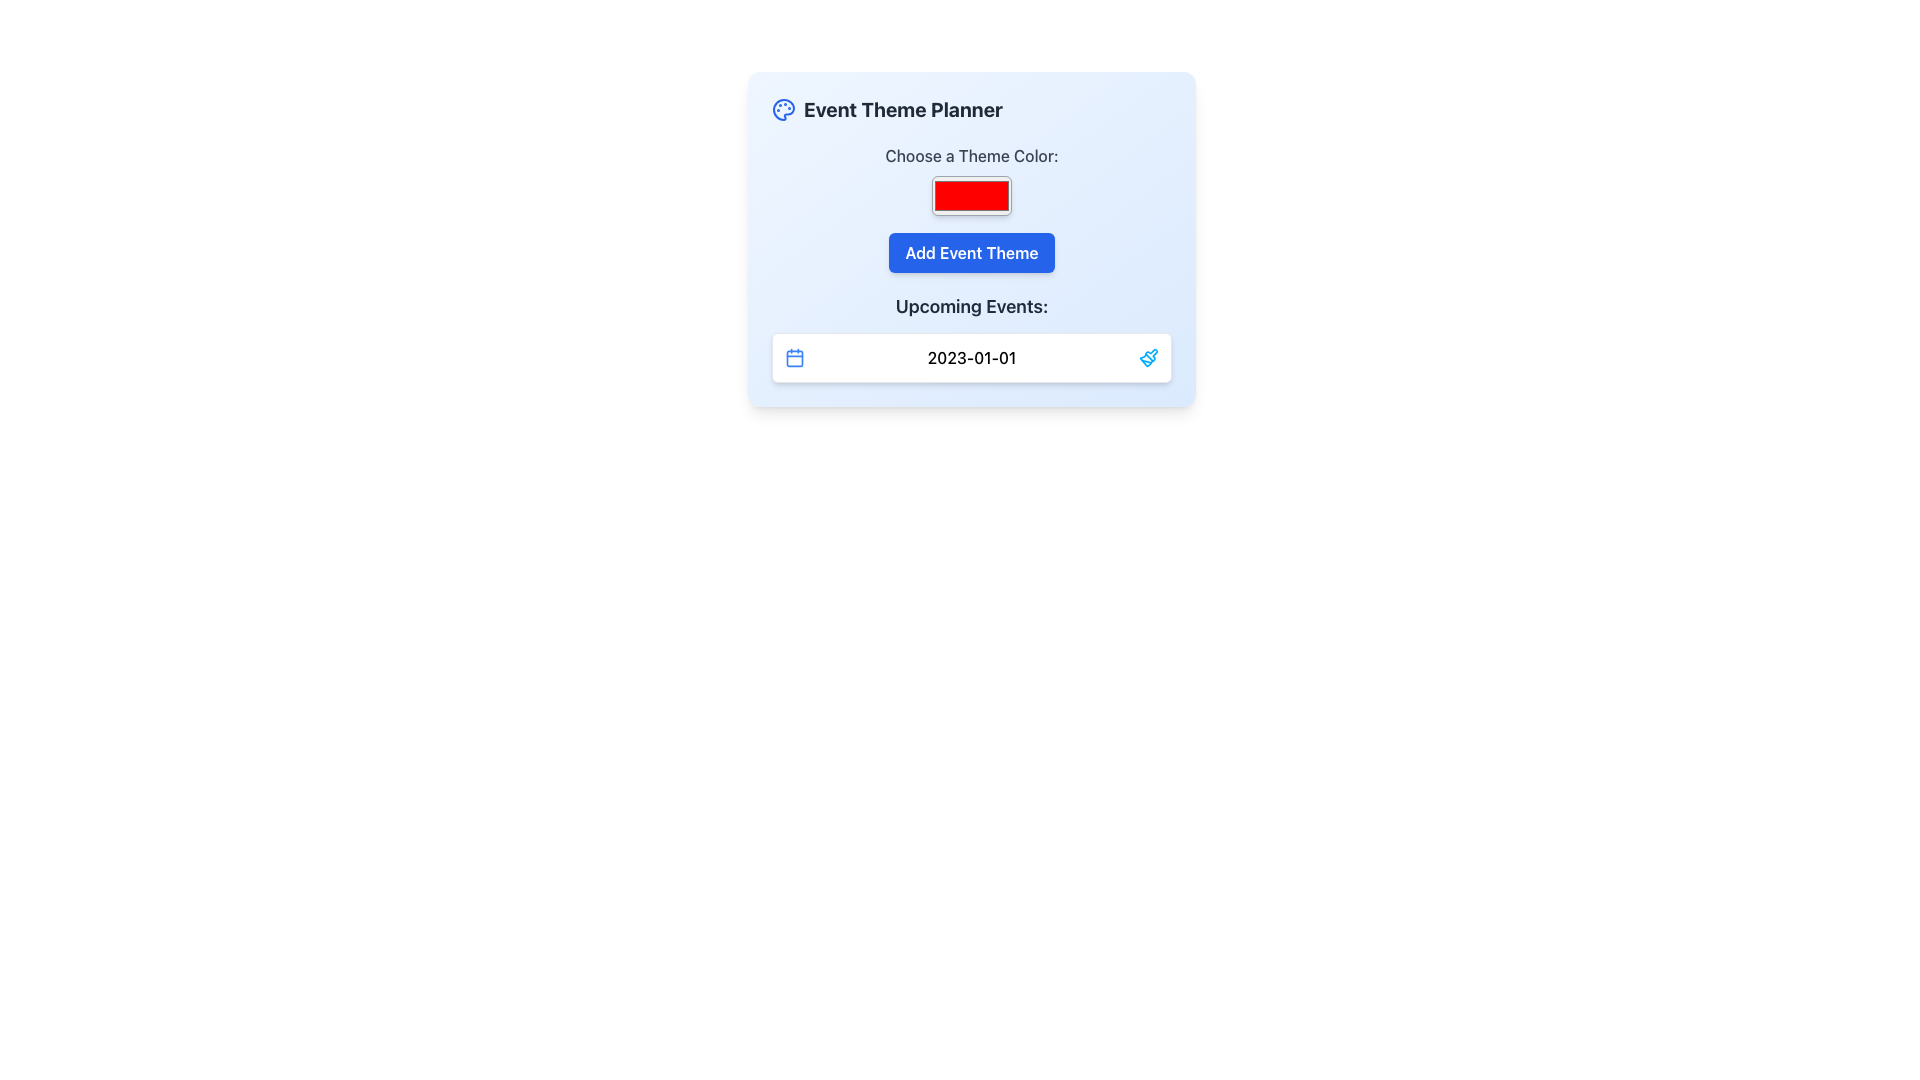 This screenshot has width=1920, height=1080. Describe the element at coordinates (782, 110) in the screenshot. I see `the outermost layer of the painter's palette icon in the SVG graphic` at that location.